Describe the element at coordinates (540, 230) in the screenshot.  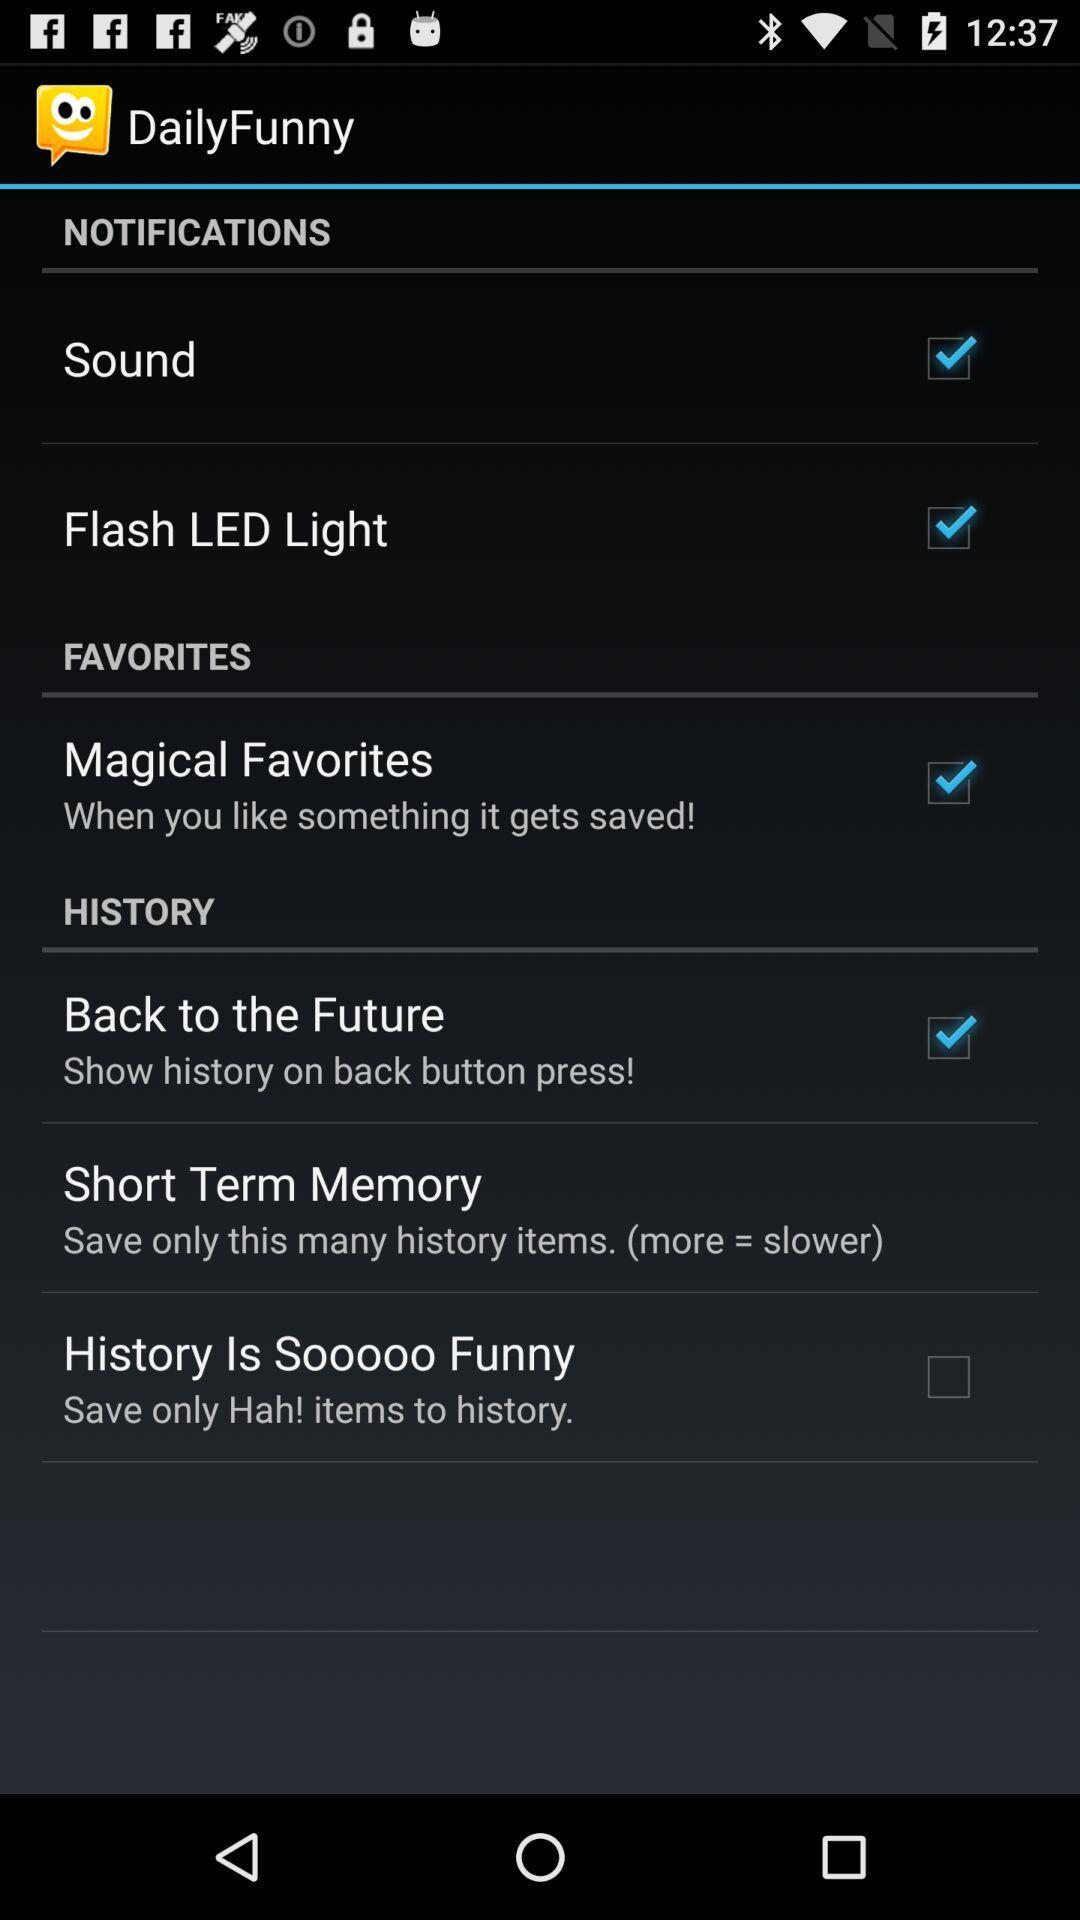
I see `app at the top` at that location.